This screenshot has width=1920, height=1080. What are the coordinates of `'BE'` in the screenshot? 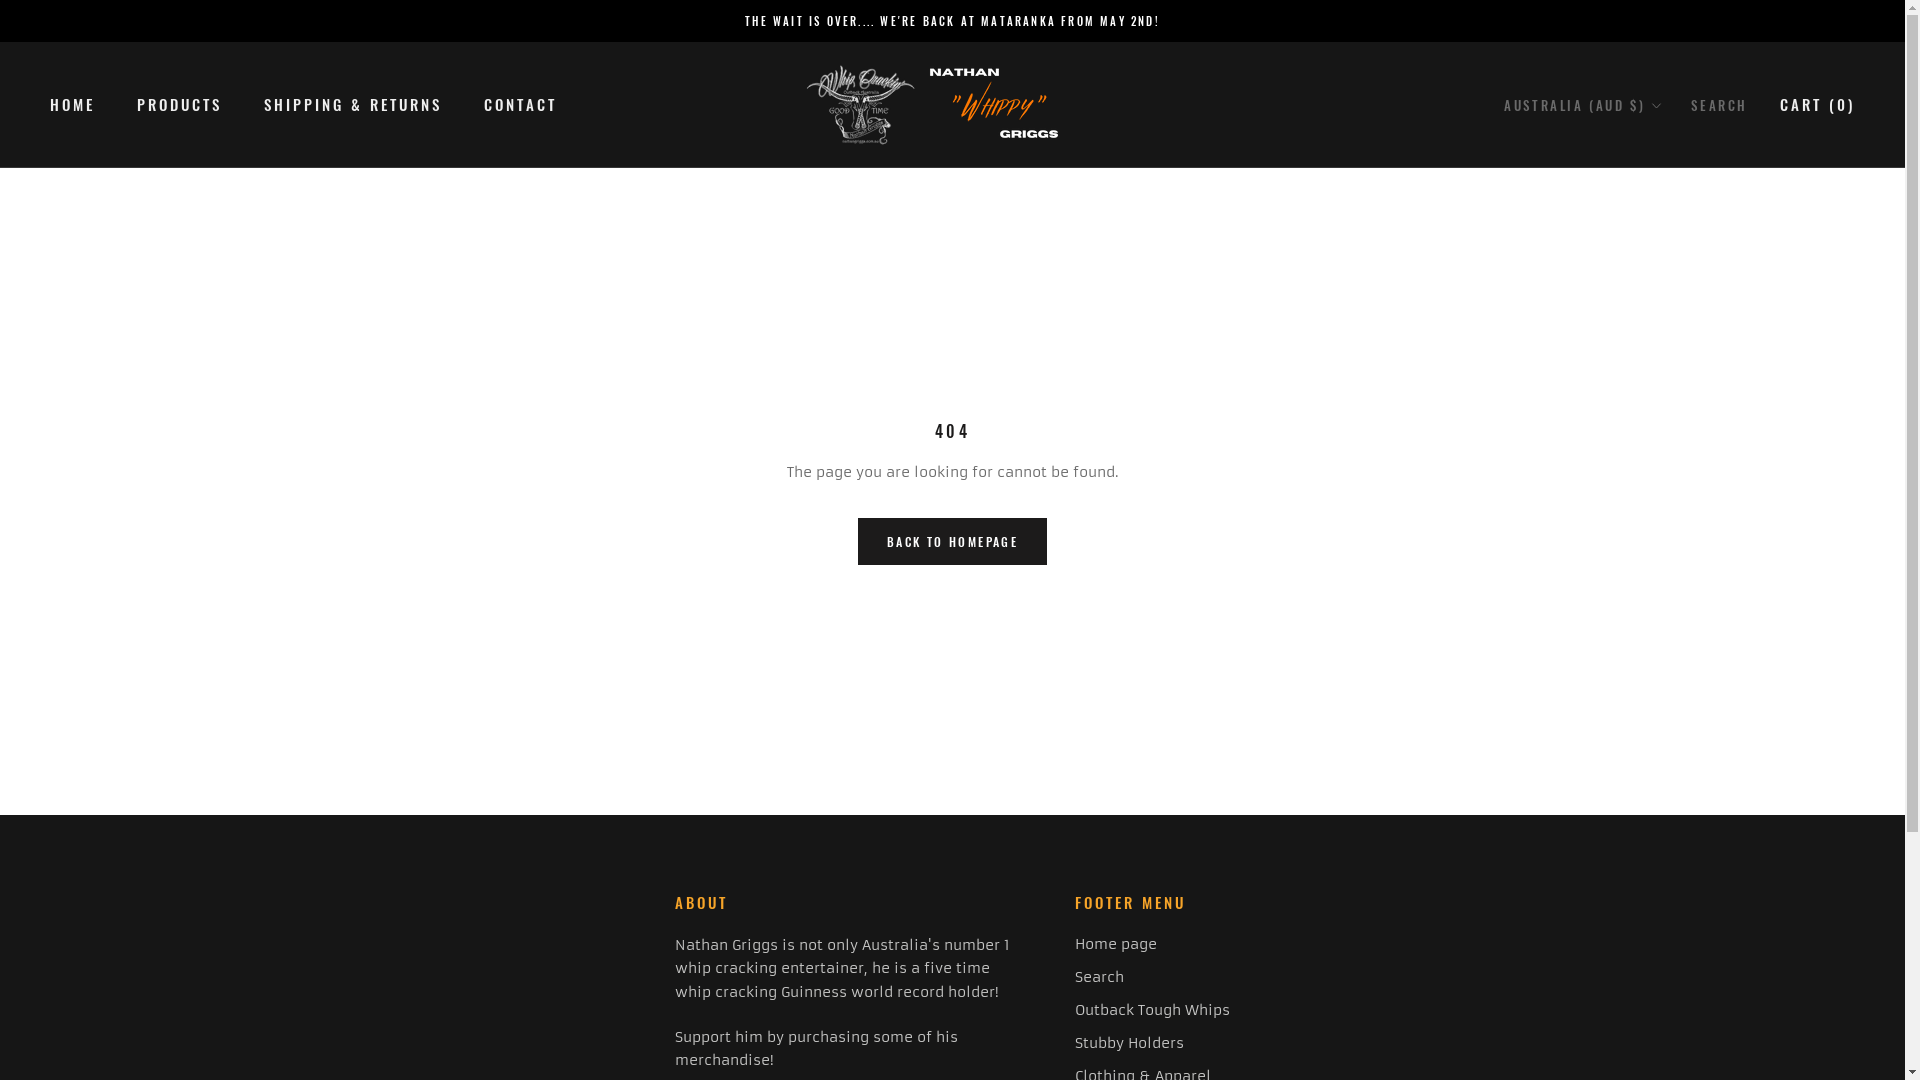 It's located at (1503, 214).